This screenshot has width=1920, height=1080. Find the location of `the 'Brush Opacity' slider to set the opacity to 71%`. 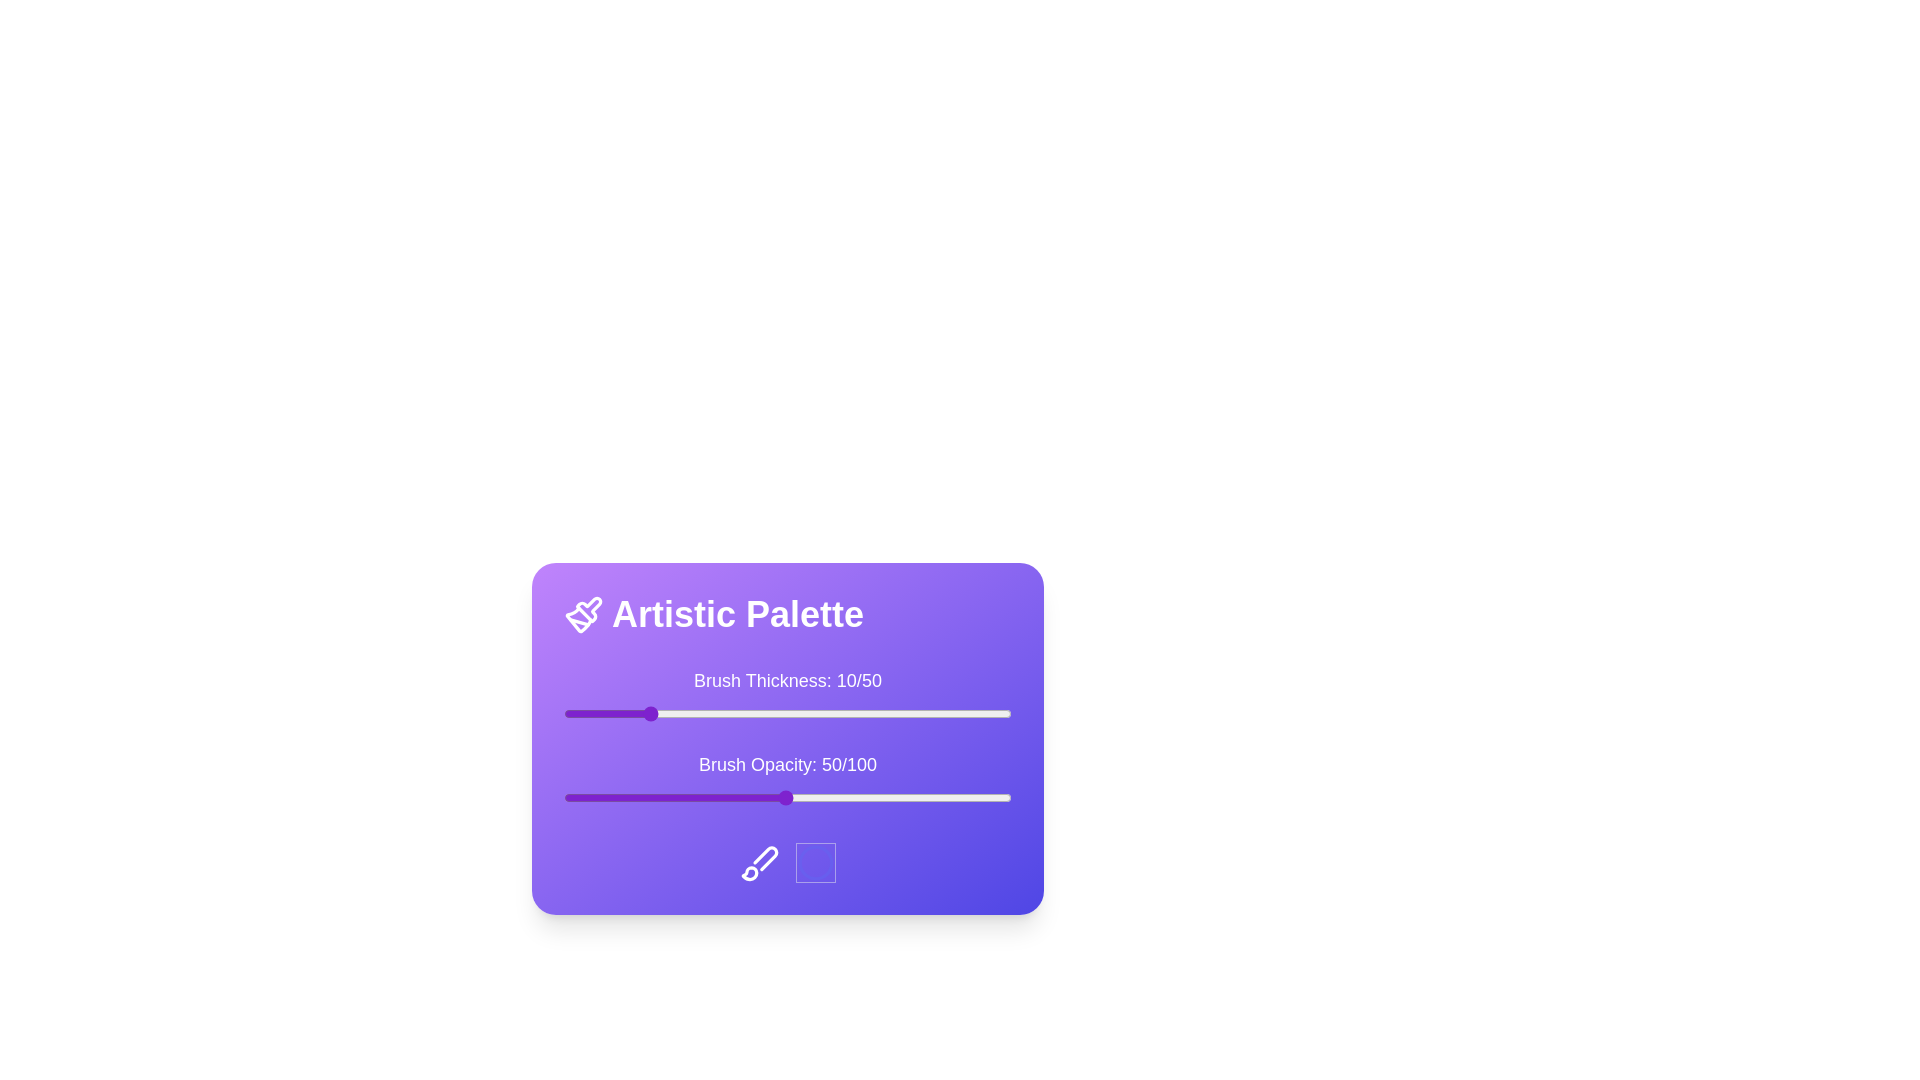

the 'Brush Opacity' slider to set the opacity to 71% is located at coordinates (880, 797).